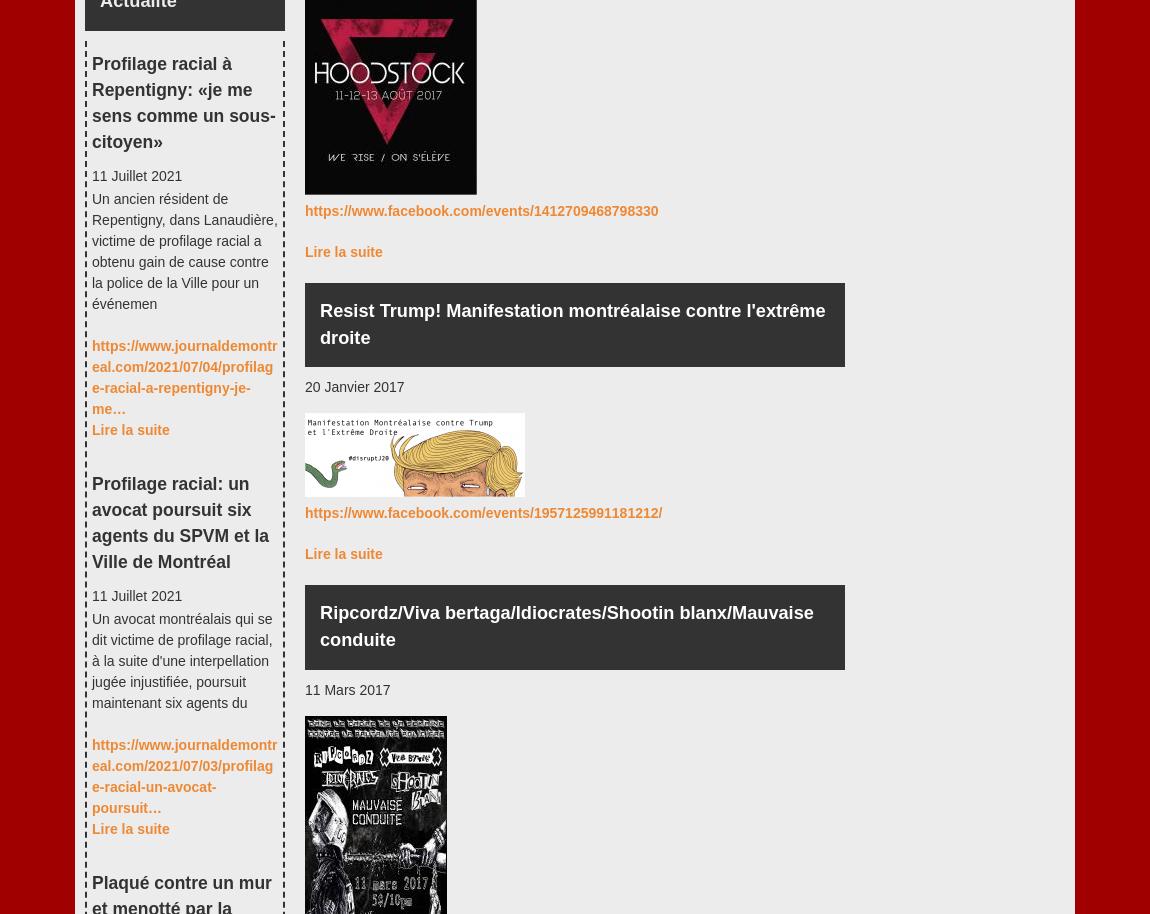 The width and height of the screenshot is (1150, 914). What do you see at coordinates (182, 102) in the screenshot?
I see `'Profilage racial à Repentigny: «je me sens comme un sous-citoyen»'` at bounding box center [182, 102].